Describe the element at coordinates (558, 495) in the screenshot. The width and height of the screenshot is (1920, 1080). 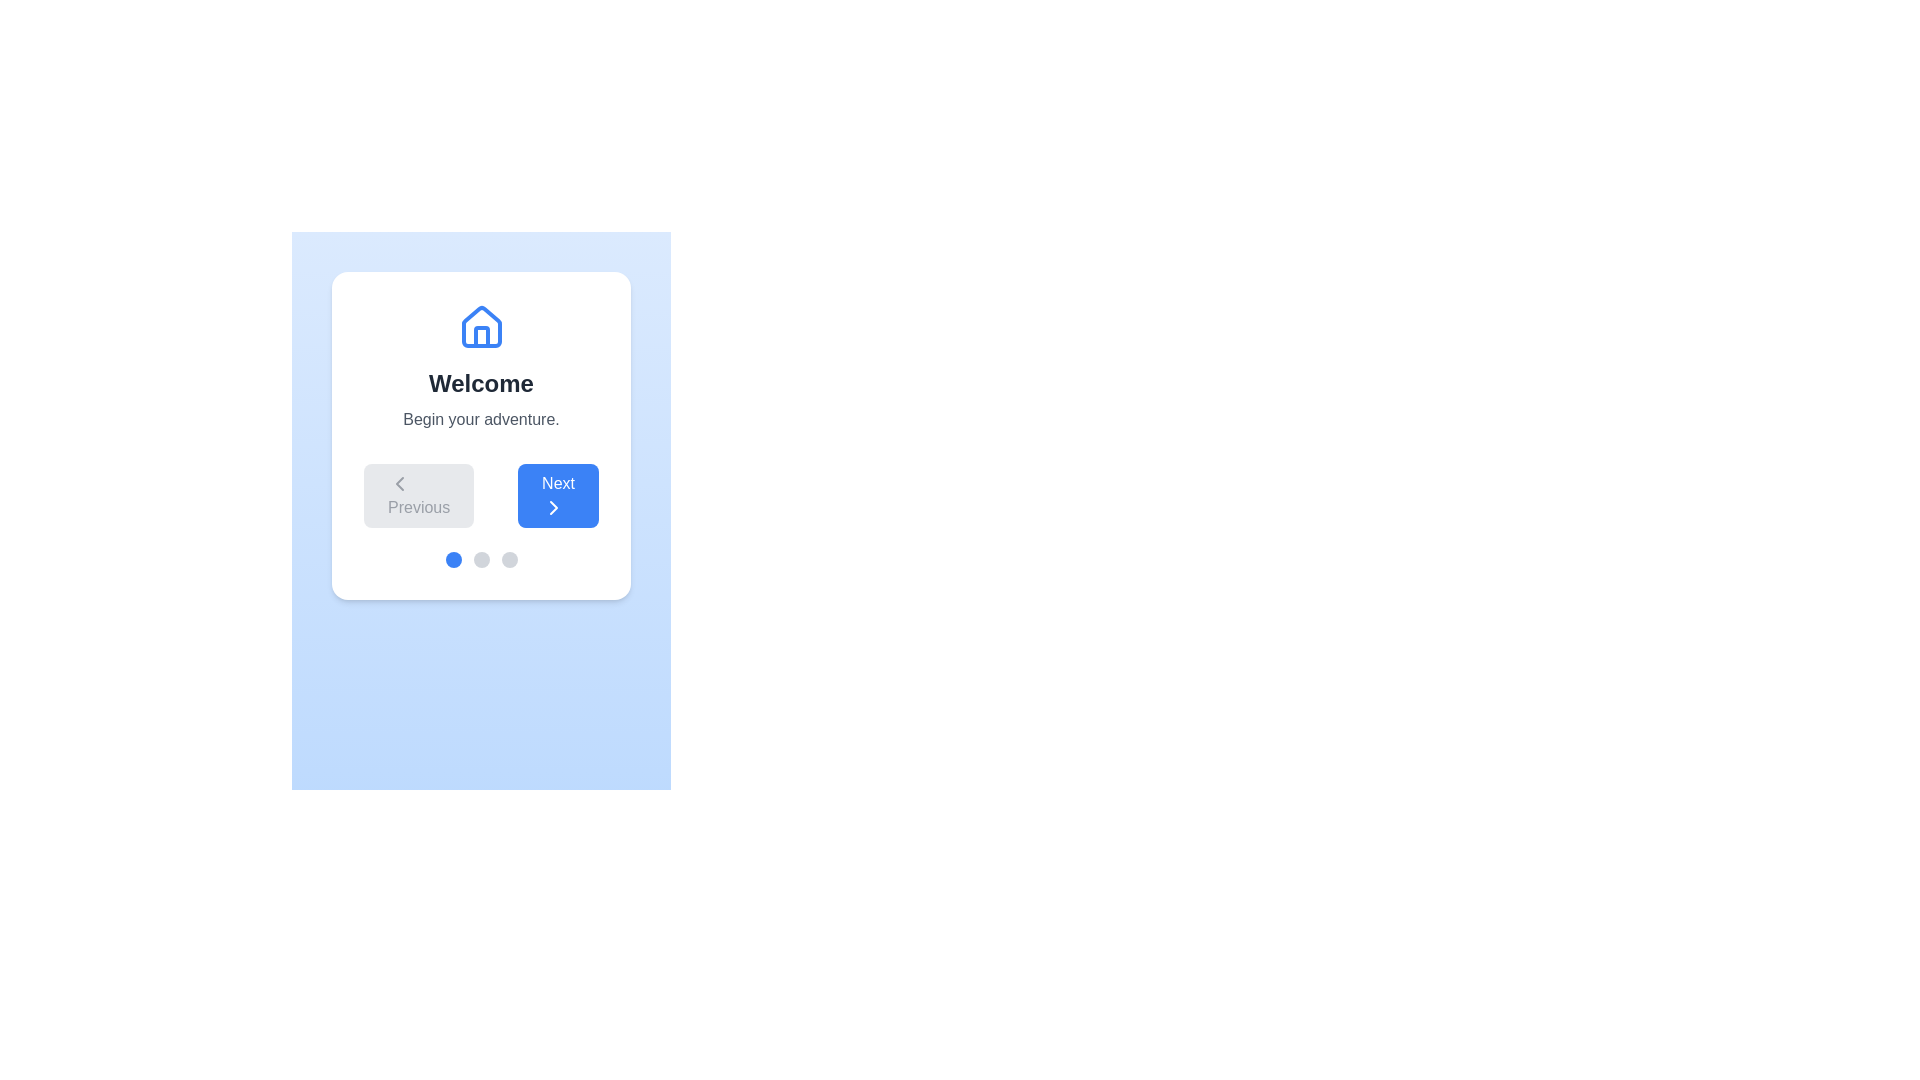
I see `the text 'Next' within the component` at that location.